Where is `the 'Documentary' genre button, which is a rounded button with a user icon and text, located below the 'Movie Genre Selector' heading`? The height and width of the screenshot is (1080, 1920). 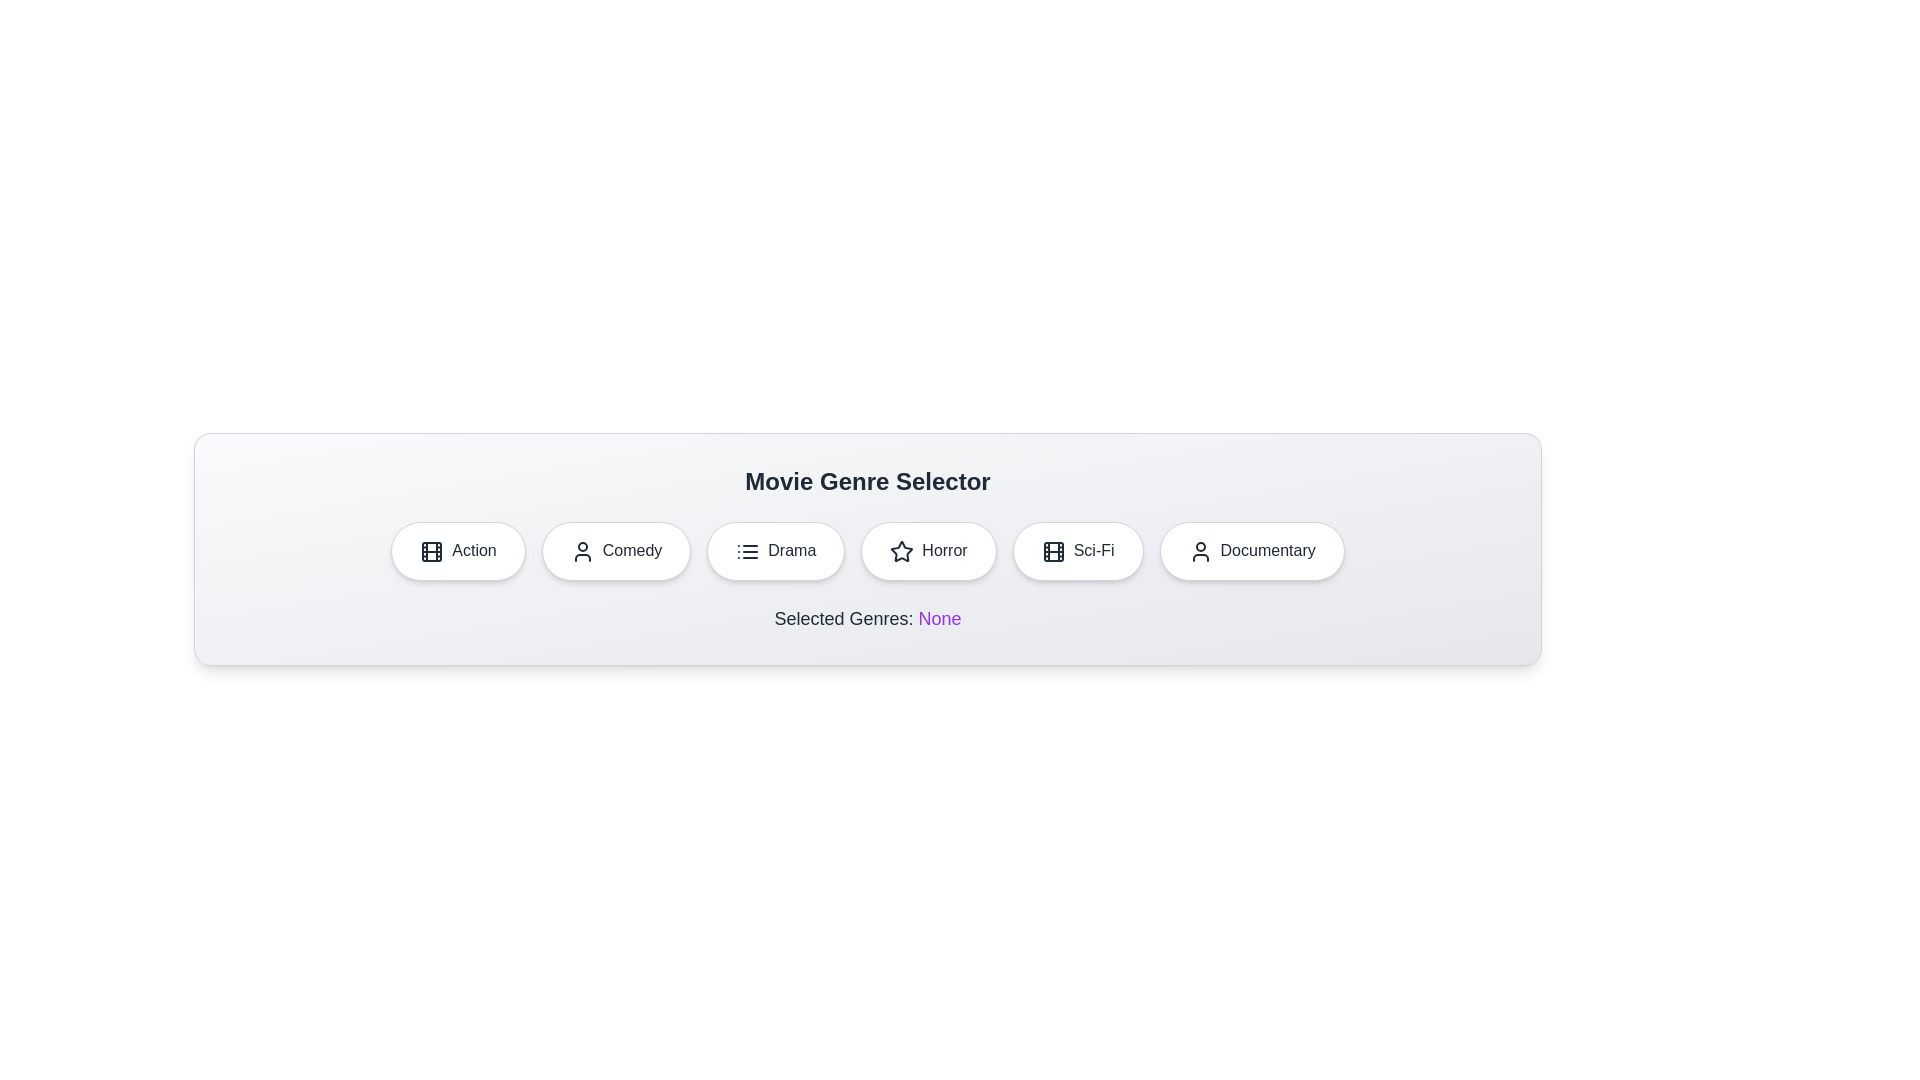
the 'Documentary' genre button, which is a rounded button with a user icon and text, located below the 'Movie Genre Selector' heading is located at coordinates (1251, 551).